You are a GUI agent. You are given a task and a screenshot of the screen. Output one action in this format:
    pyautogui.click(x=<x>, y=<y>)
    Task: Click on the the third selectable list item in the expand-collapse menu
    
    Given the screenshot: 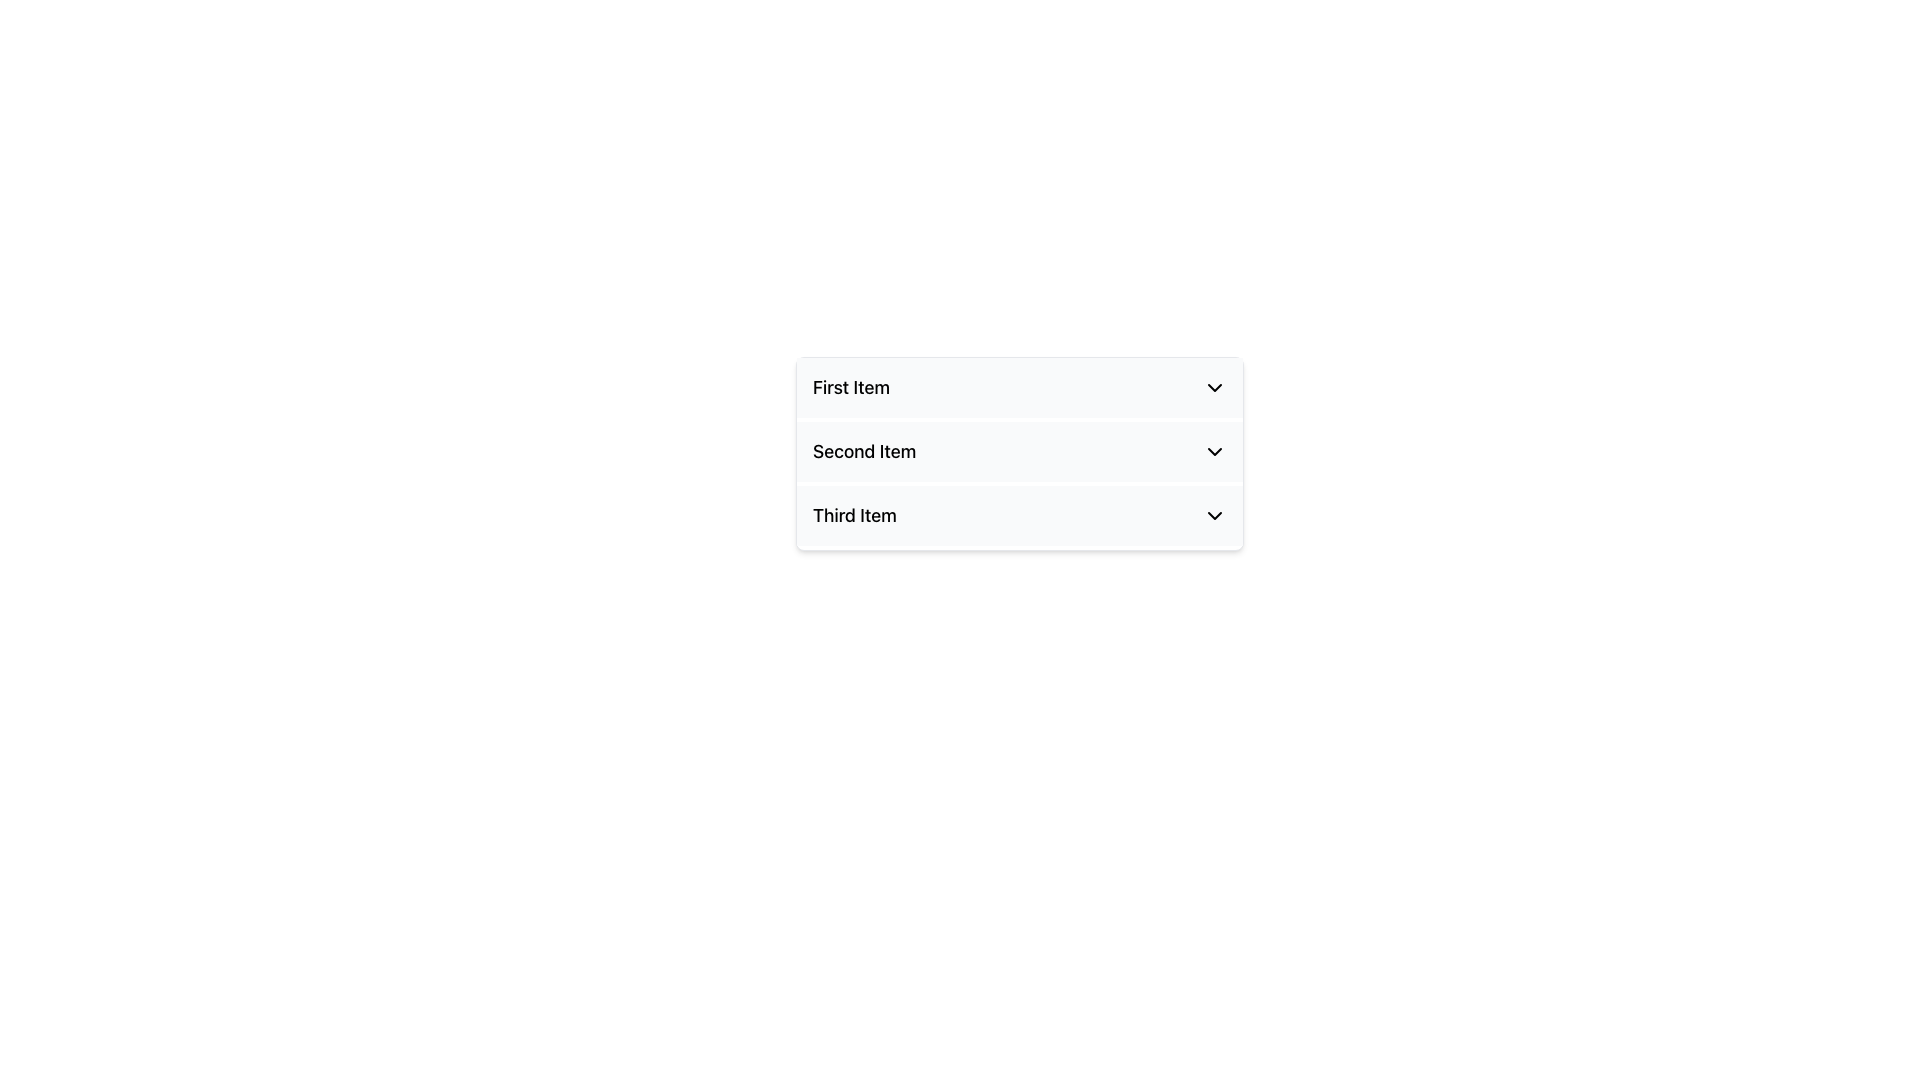 What is the action you would take?
    pyautogui.click(x=1019, y=515)
    